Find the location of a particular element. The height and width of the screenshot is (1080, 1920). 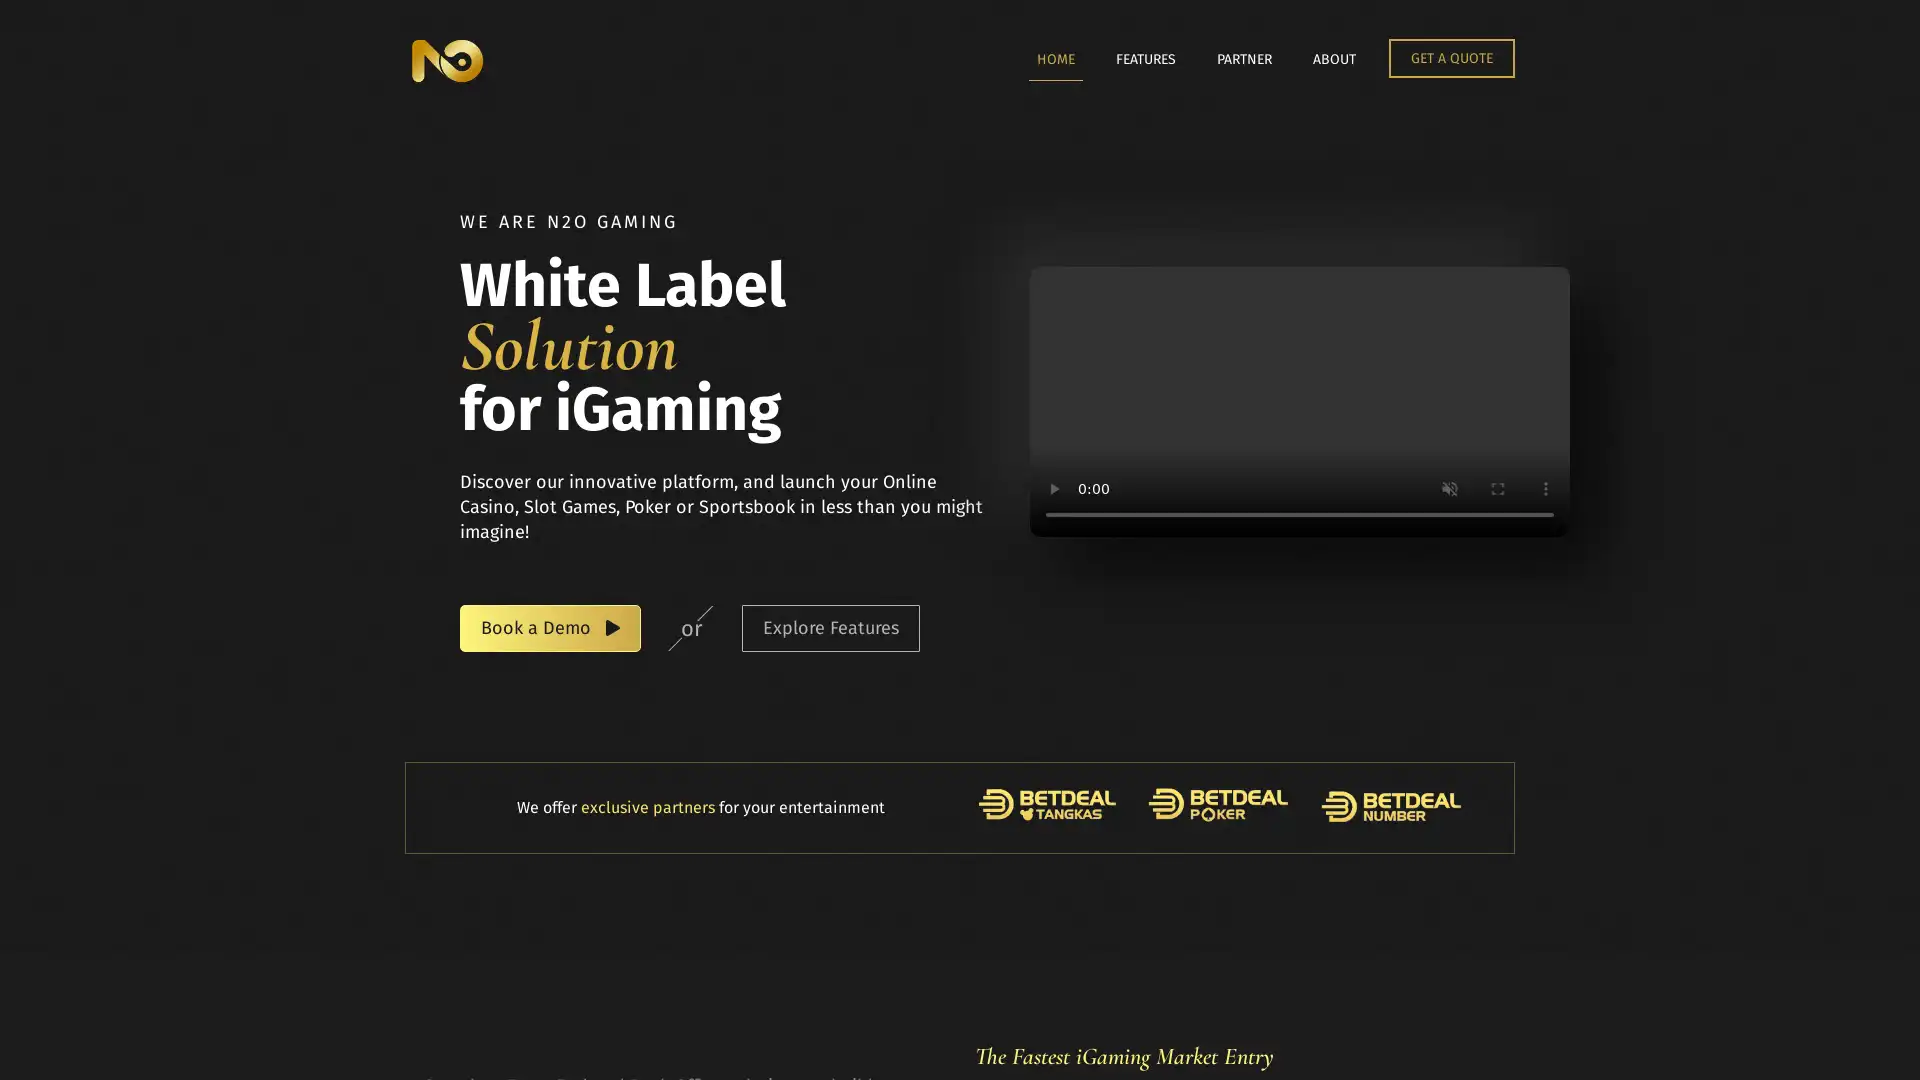

unmute is located at coordinates (1449, 489).